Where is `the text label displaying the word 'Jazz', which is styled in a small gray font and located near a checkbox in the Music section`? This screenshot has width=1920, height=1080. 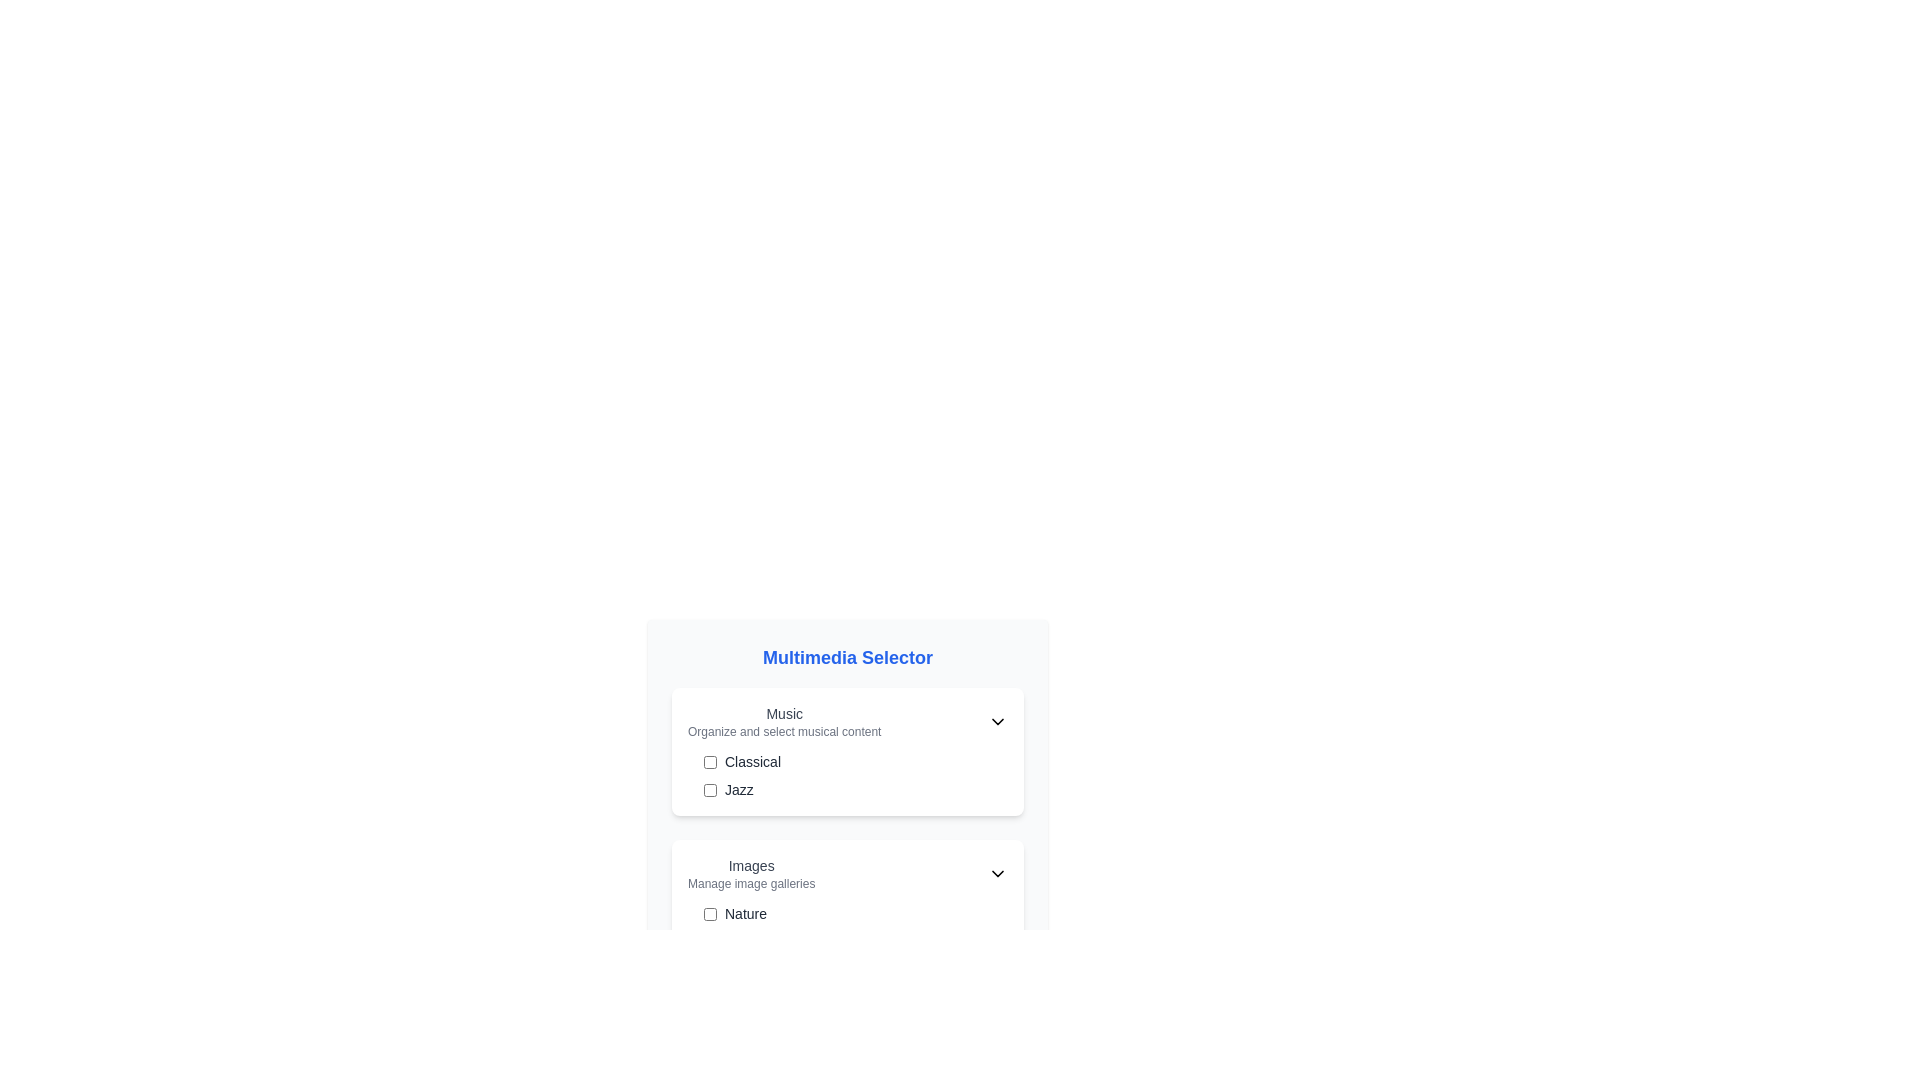 the text label displaying the word 'Jazz', which is styled in a small gray font and located near a checkbox in the Music section is located at coordinates (738, 789).